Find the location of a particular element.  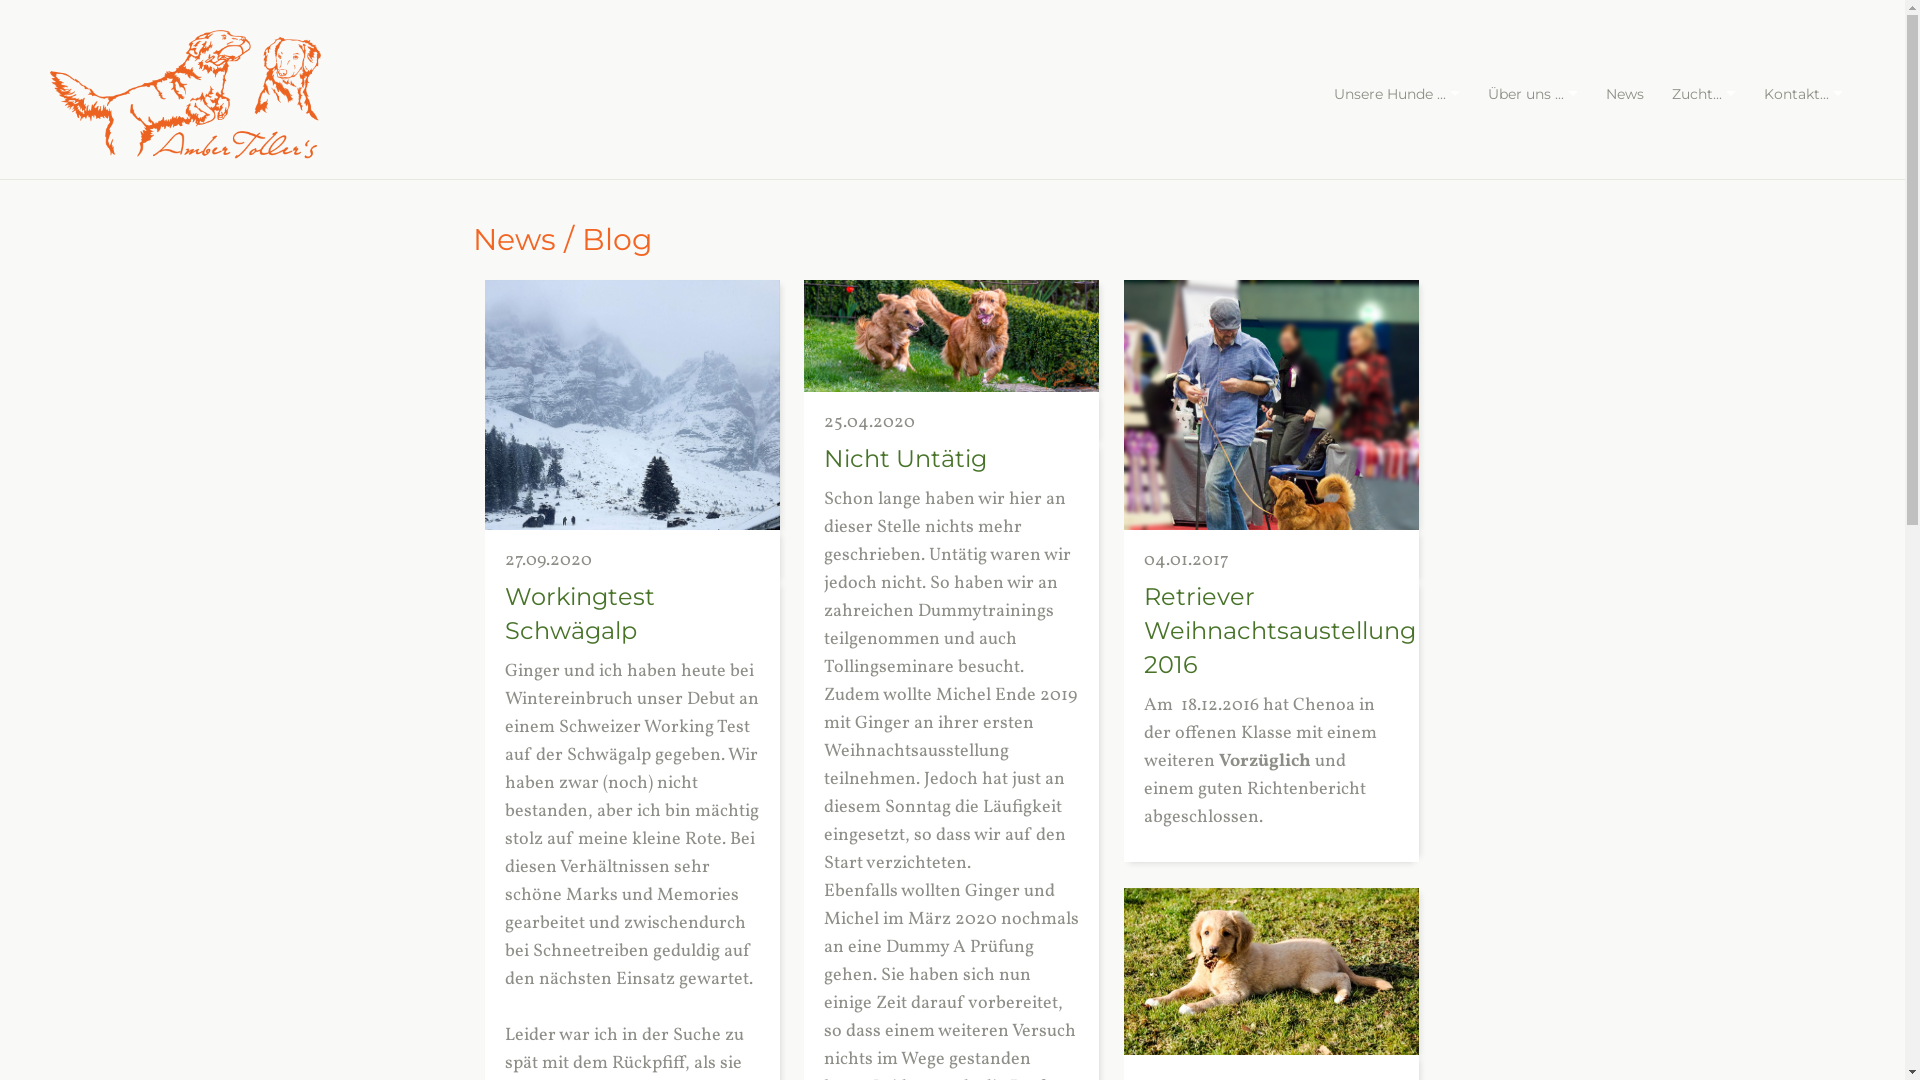

'Retriever Weihnachtsaustellung 2016' is located at coordinates (1143, 630).